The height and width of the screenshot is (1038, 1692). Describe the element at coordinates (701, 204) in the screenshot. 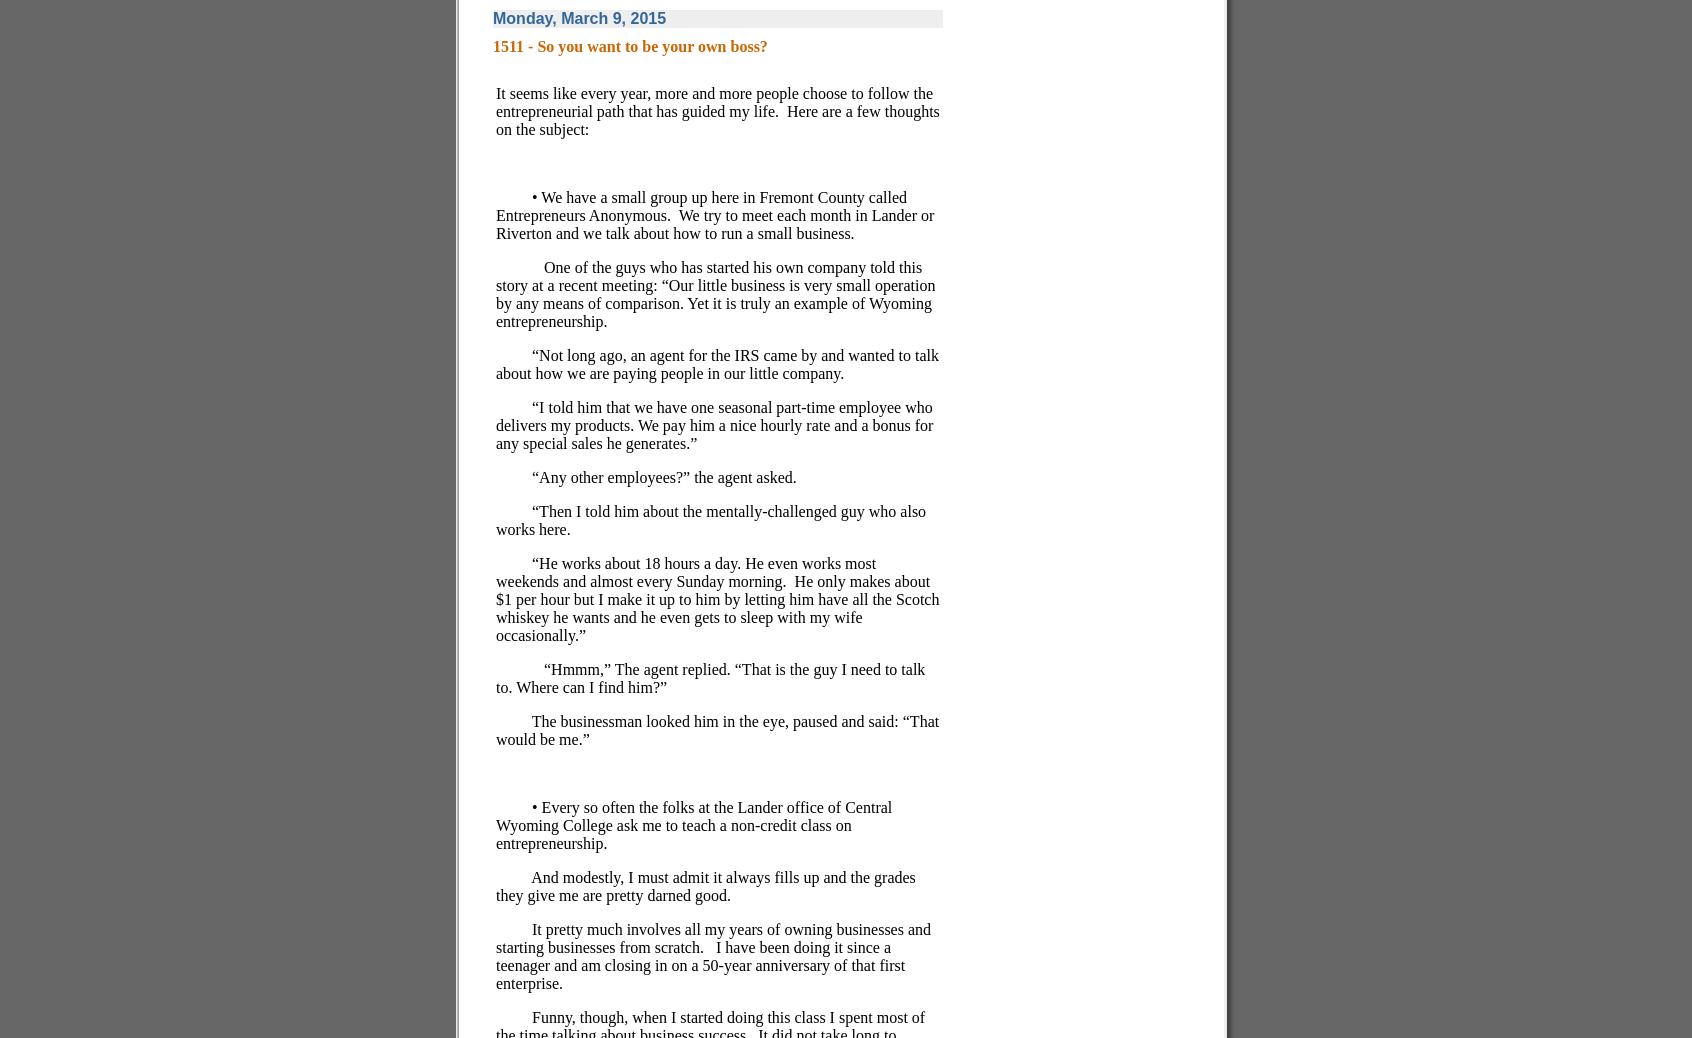

I see `'• We have a
small group up here in Fremont County called Entrepreneurs Anonymous.'` at that location.